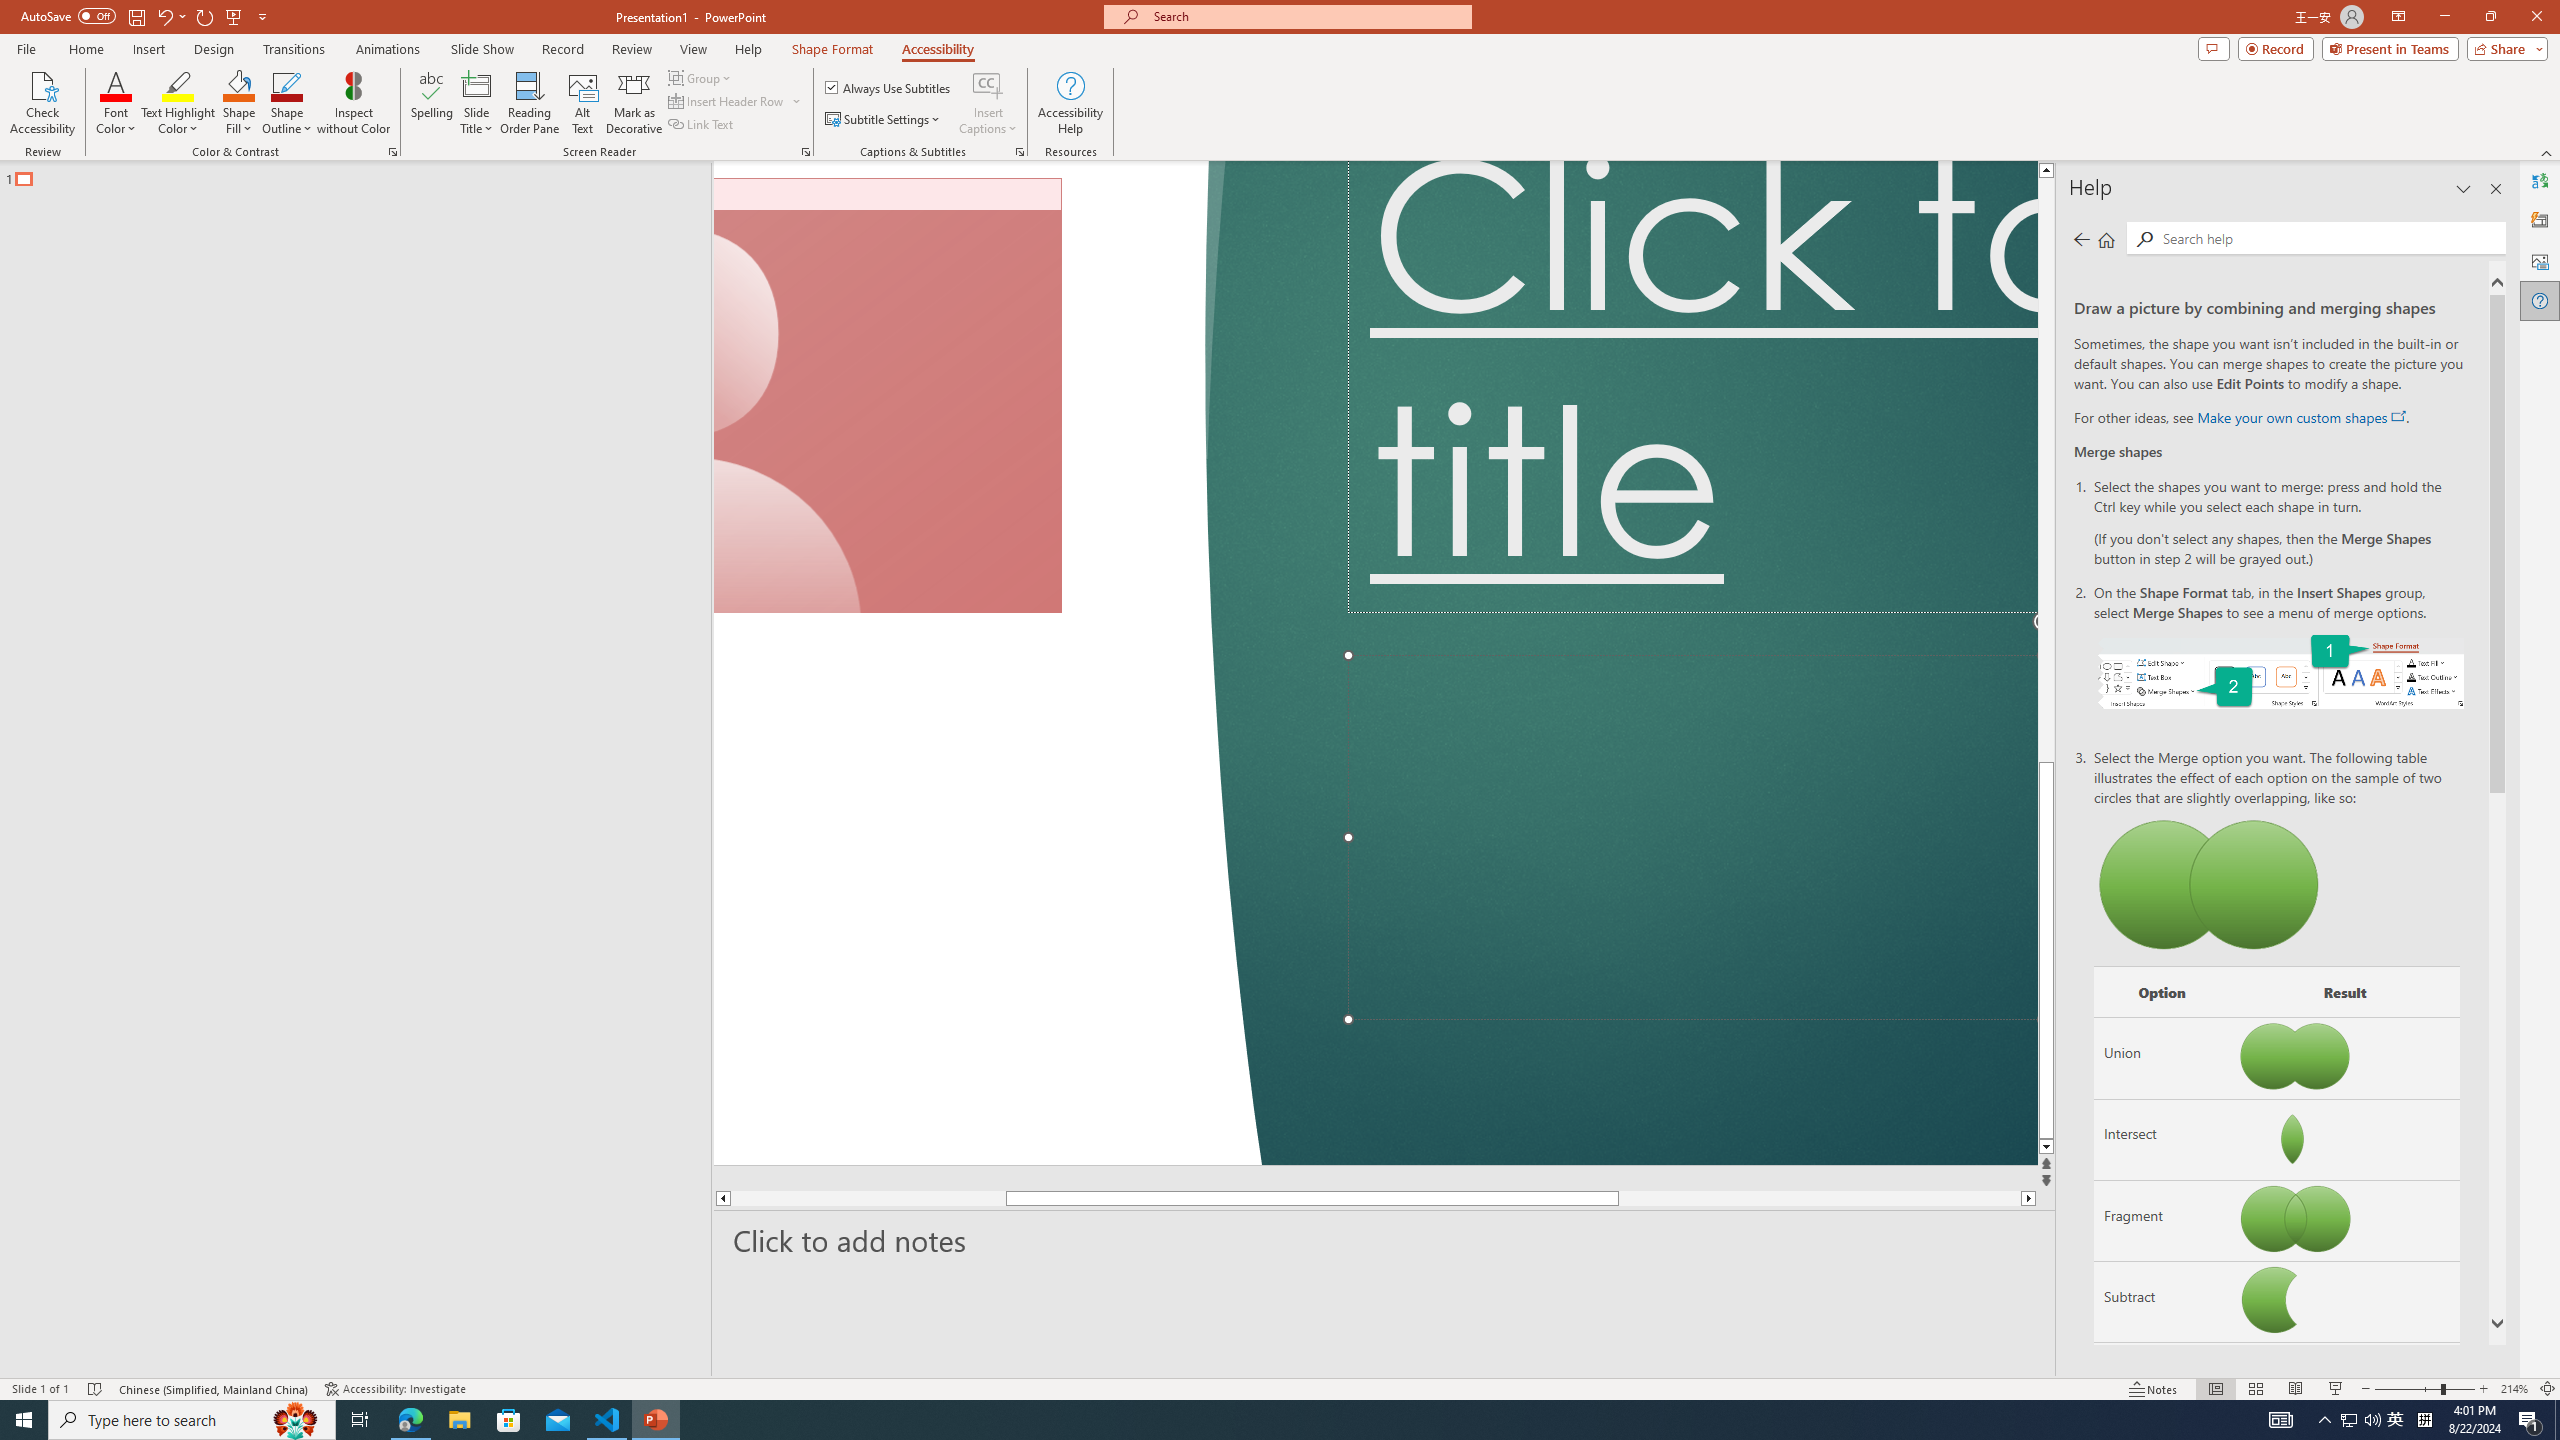 The width and height of the screenshot is (2560, 1440). What do you see at coordinates (1019, 150) in the screenshot?
I see `'Captions & Subtitles'` at bounding box center [1019, 150].